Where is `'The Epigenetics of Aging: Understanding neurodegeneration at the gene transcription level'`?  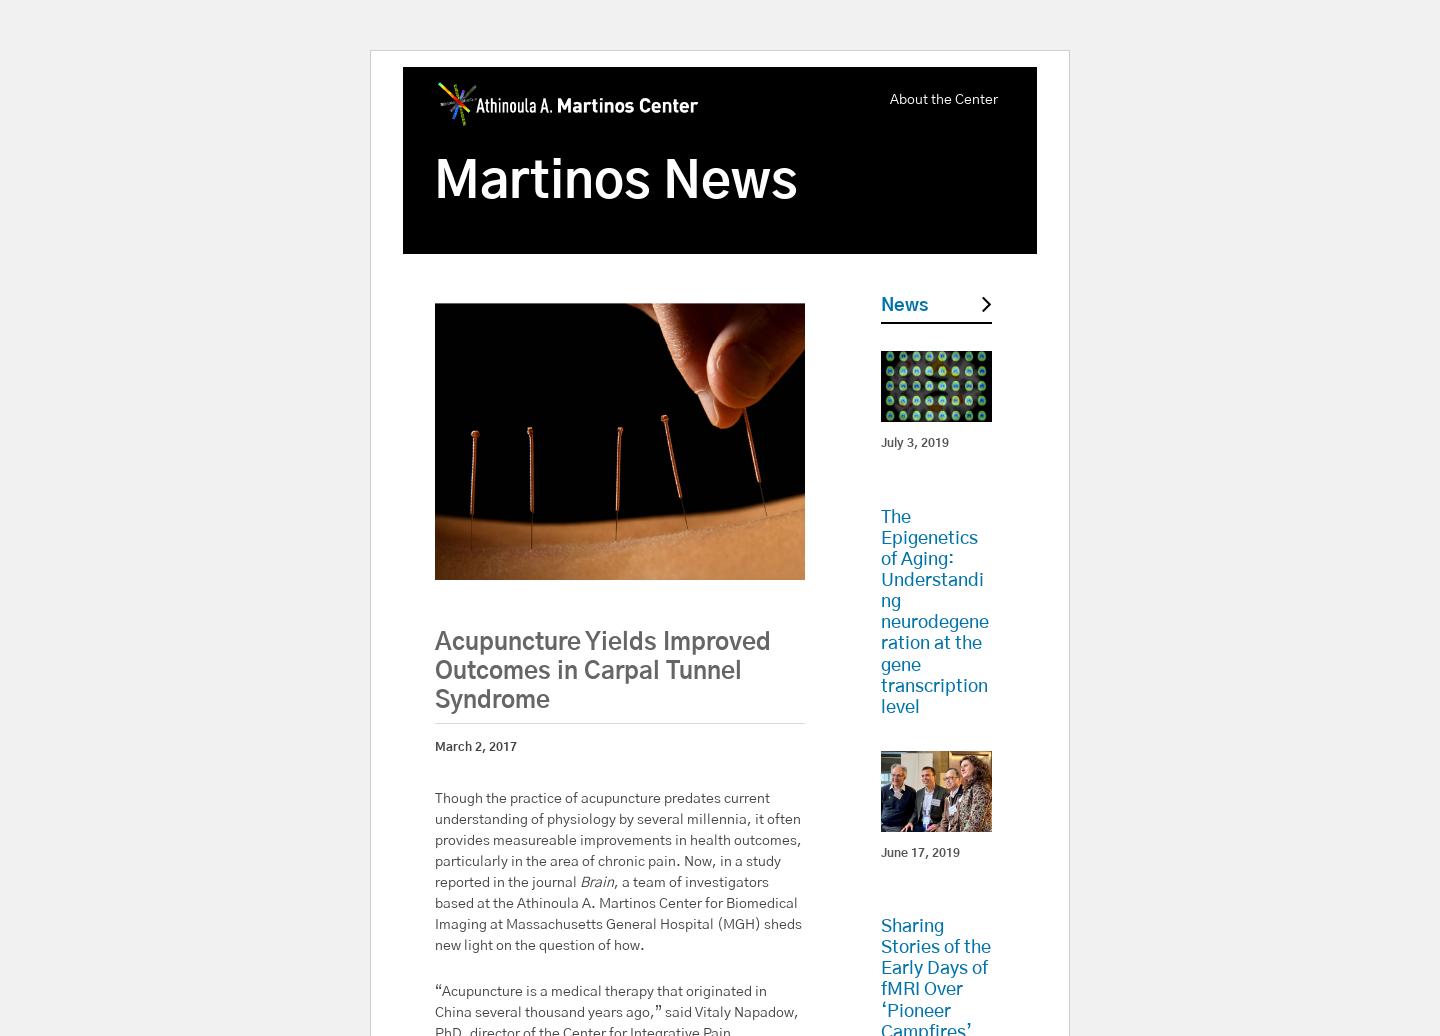
'The Epigenetics of Aging: Understanding neurodegeneration at the gene transcription level' is located at coordinates (933, 611).